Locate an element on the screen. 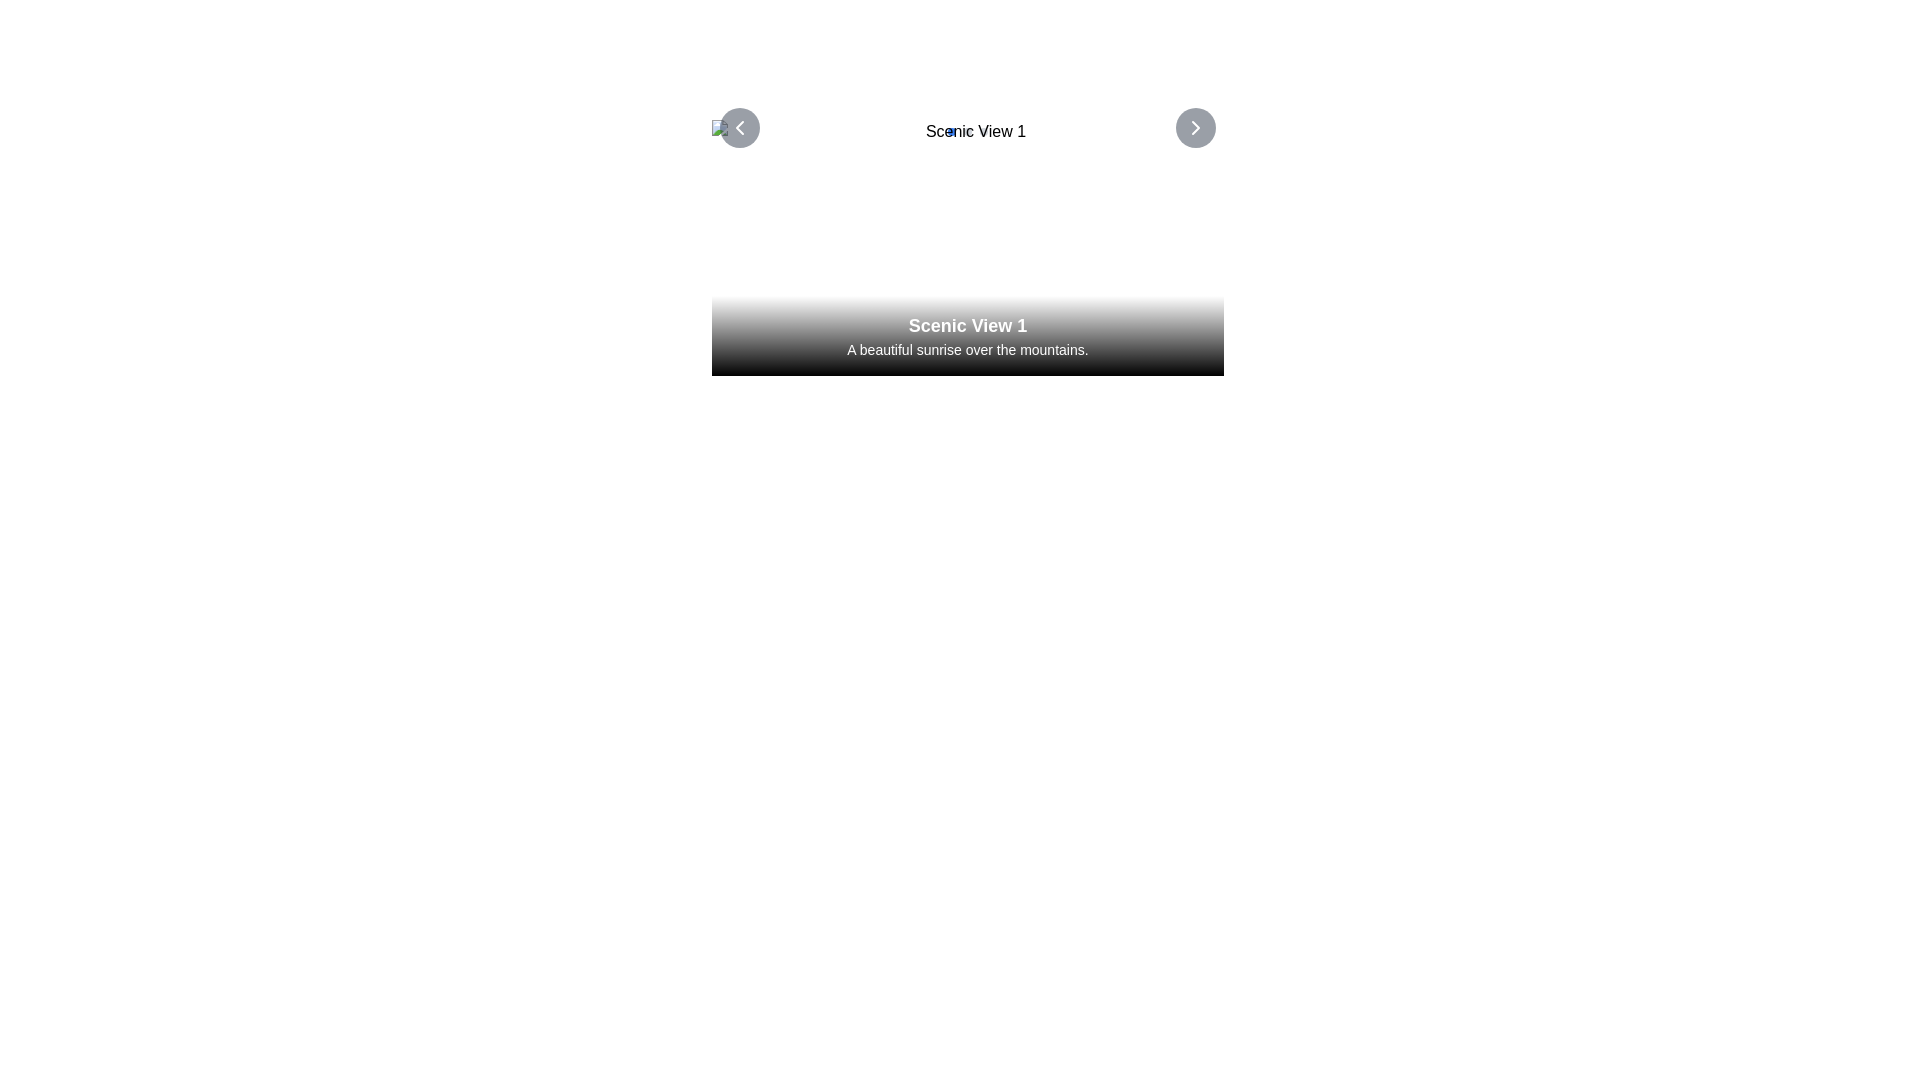 The image size is (1920, 1080). the right-facing arrow icon within the circular button is located at coordinates (1195, 127).